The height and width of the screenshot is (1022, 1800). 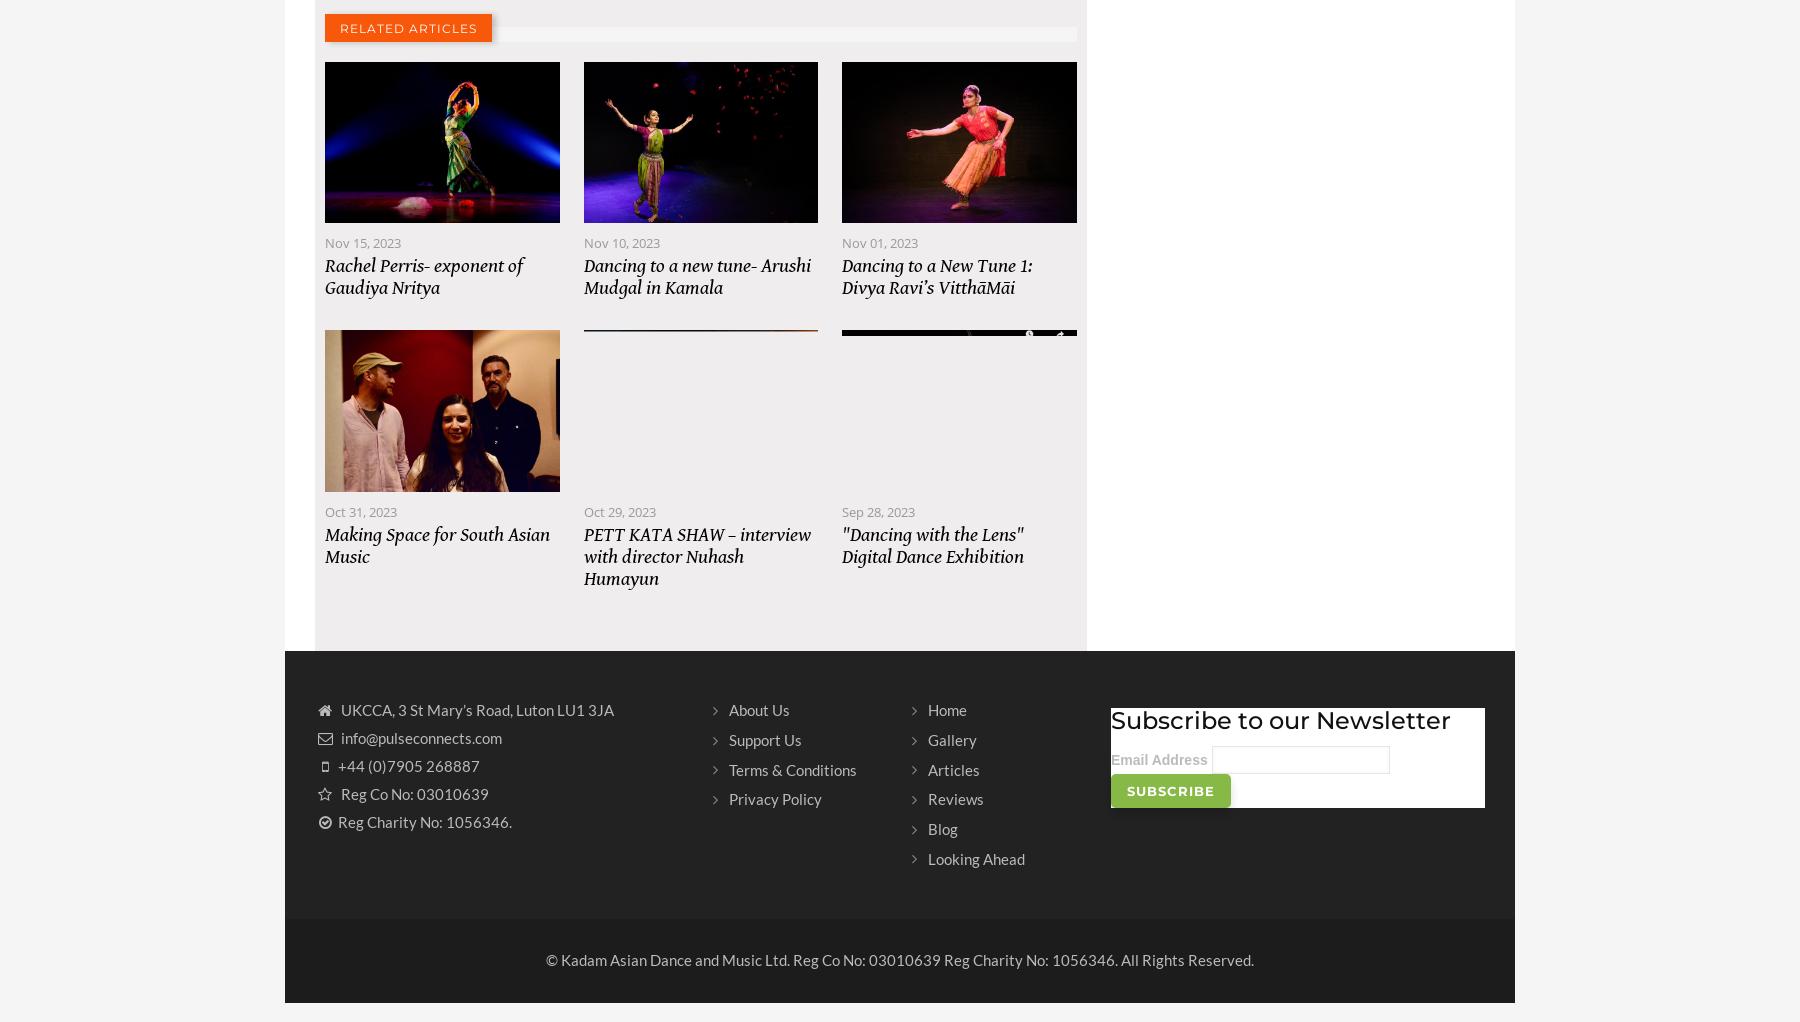 I want to click on 'Blog', so click(x=926, y=847).